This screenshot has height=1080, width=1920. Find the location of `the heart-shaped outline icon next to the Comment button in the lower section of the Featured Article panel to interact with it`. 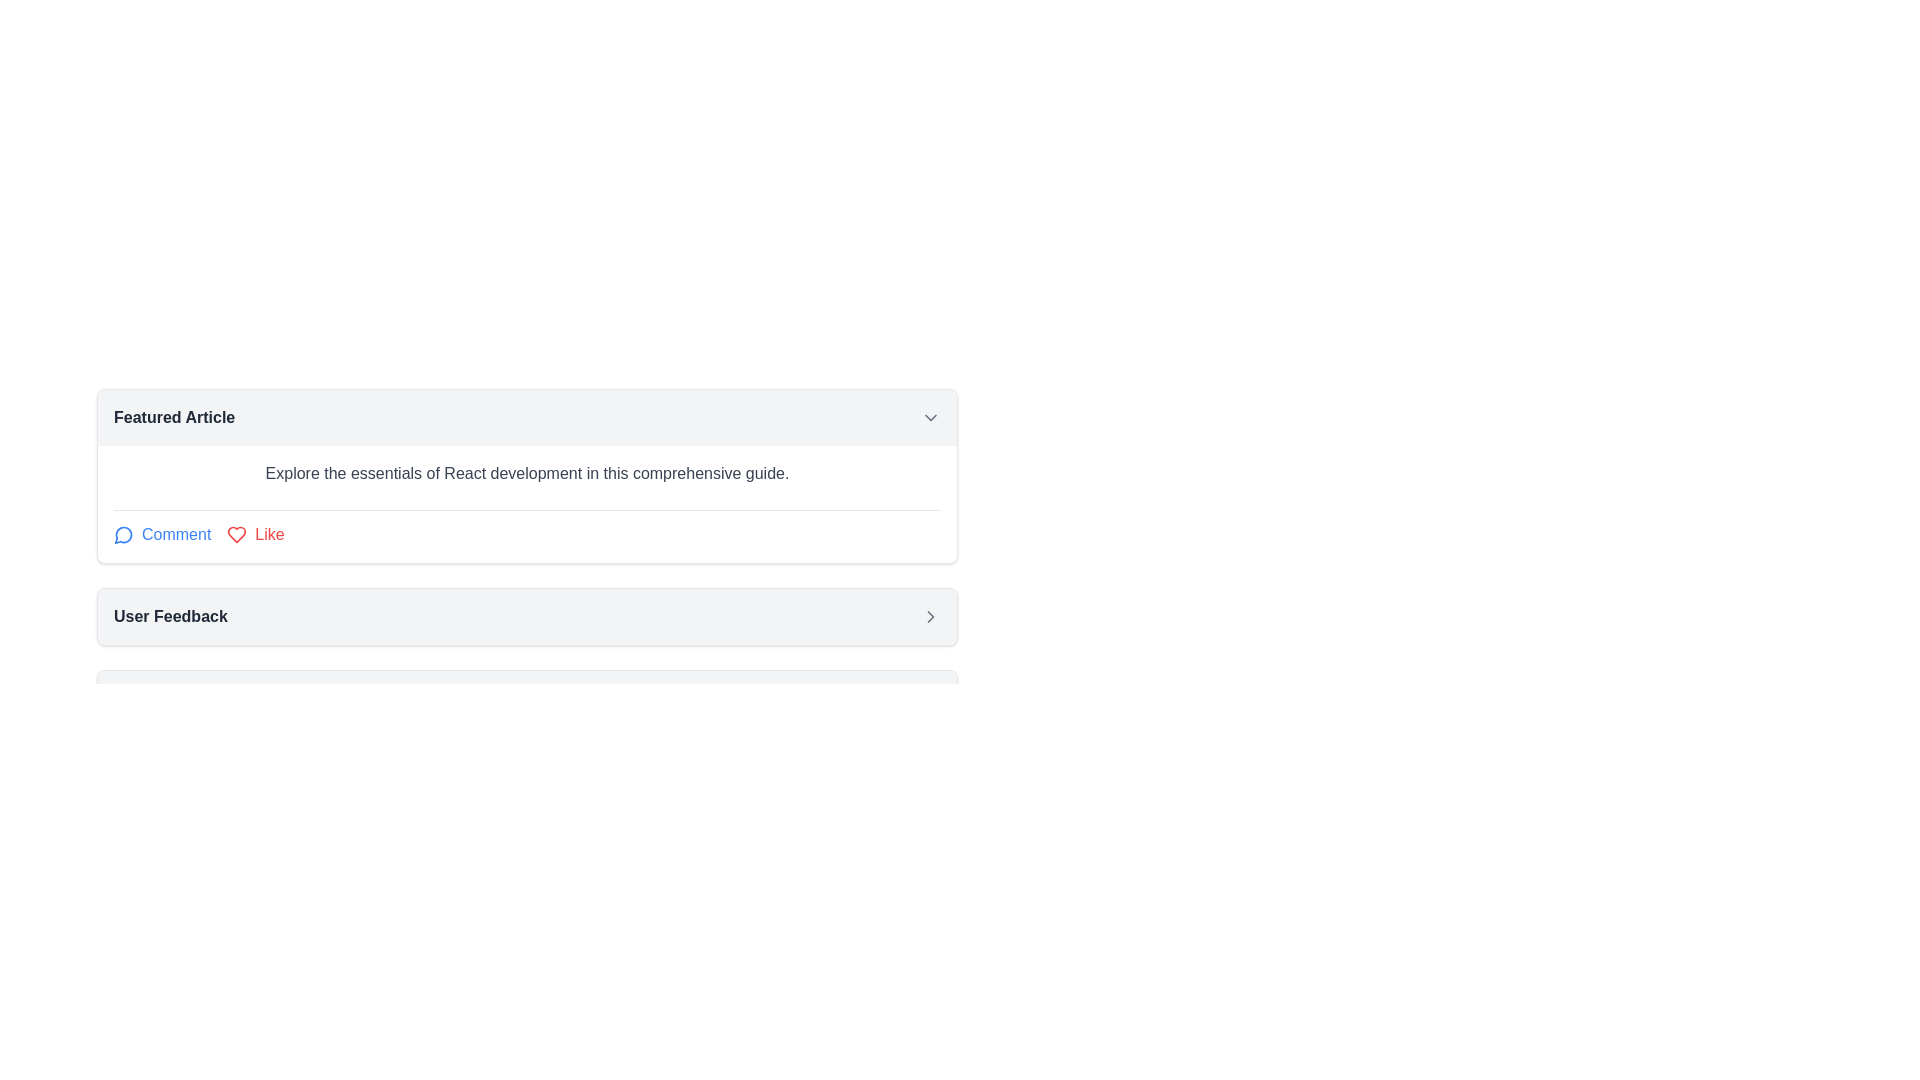

the heart-shaped outline icon next to the Comment button in the lower section of the Featured Article panel to interact with it is located at coordinates (237, 534).